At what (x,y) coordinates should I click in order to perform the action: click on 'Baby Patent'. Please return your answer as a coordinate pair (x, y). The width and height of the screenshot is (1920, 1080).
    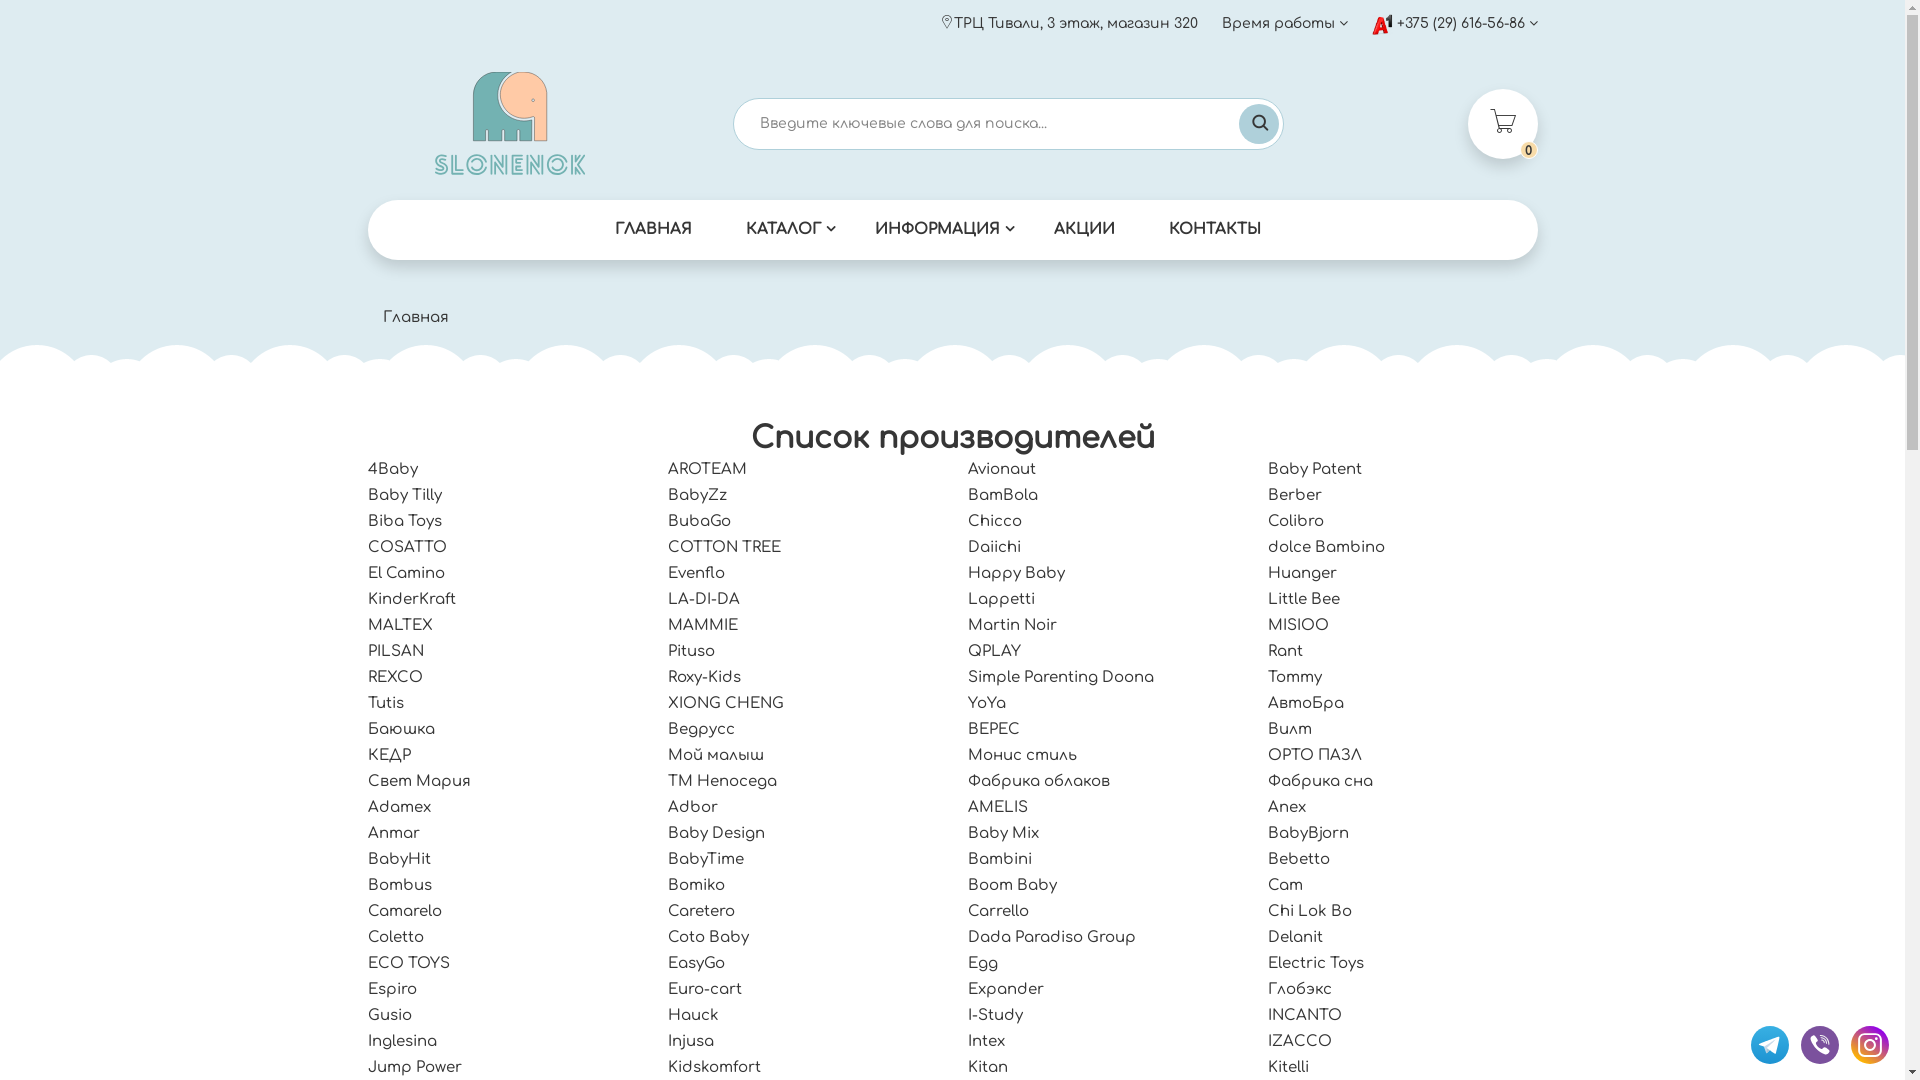
    Looking at the image, I should click on (1315, 469).